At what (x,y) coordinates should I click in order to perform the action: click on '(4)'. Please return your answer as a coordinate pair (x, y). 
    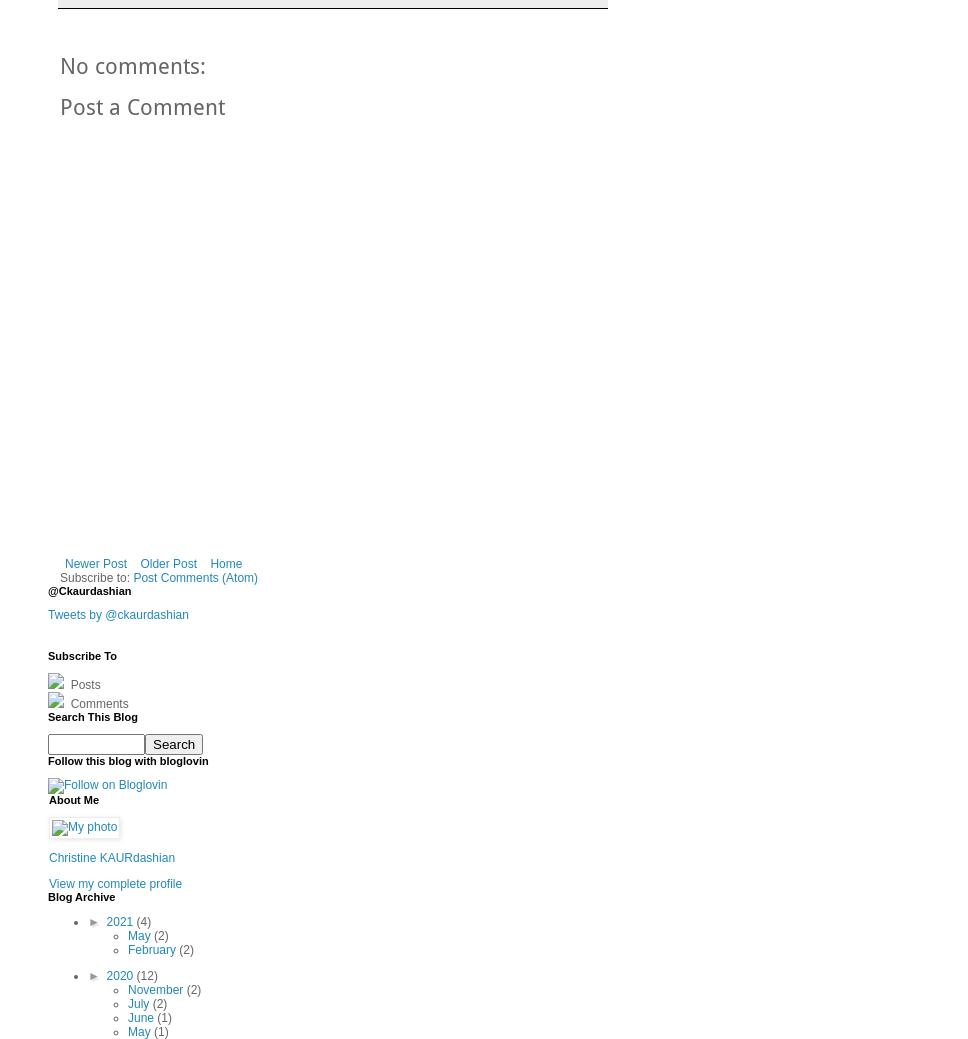
    Looking at the image, I should click on (135, 922).